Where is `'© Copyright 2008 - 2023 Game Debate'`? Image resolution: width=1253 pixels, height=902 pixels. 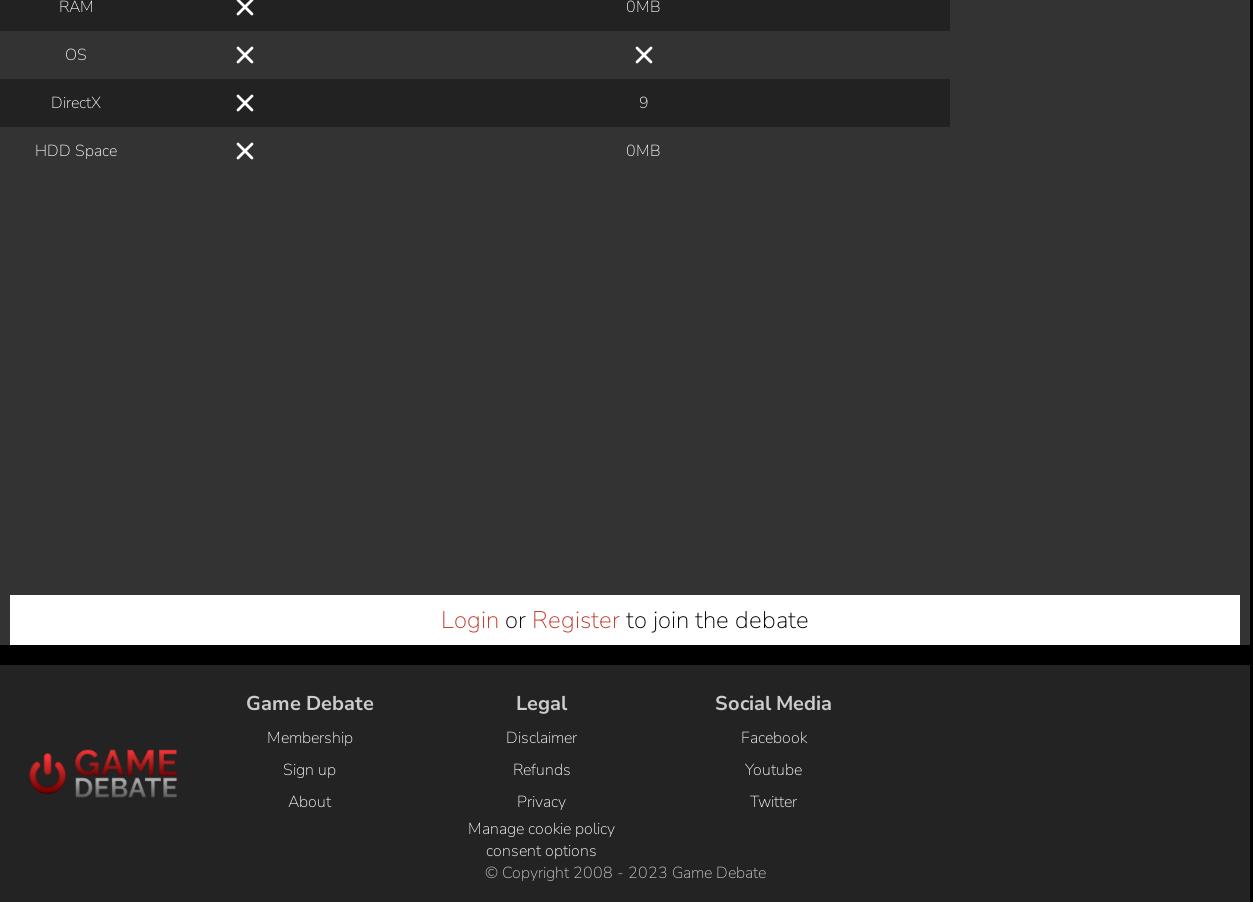
'© Copyright 2008 - 2023 Game Debate' is located at coordinates (483, 180).